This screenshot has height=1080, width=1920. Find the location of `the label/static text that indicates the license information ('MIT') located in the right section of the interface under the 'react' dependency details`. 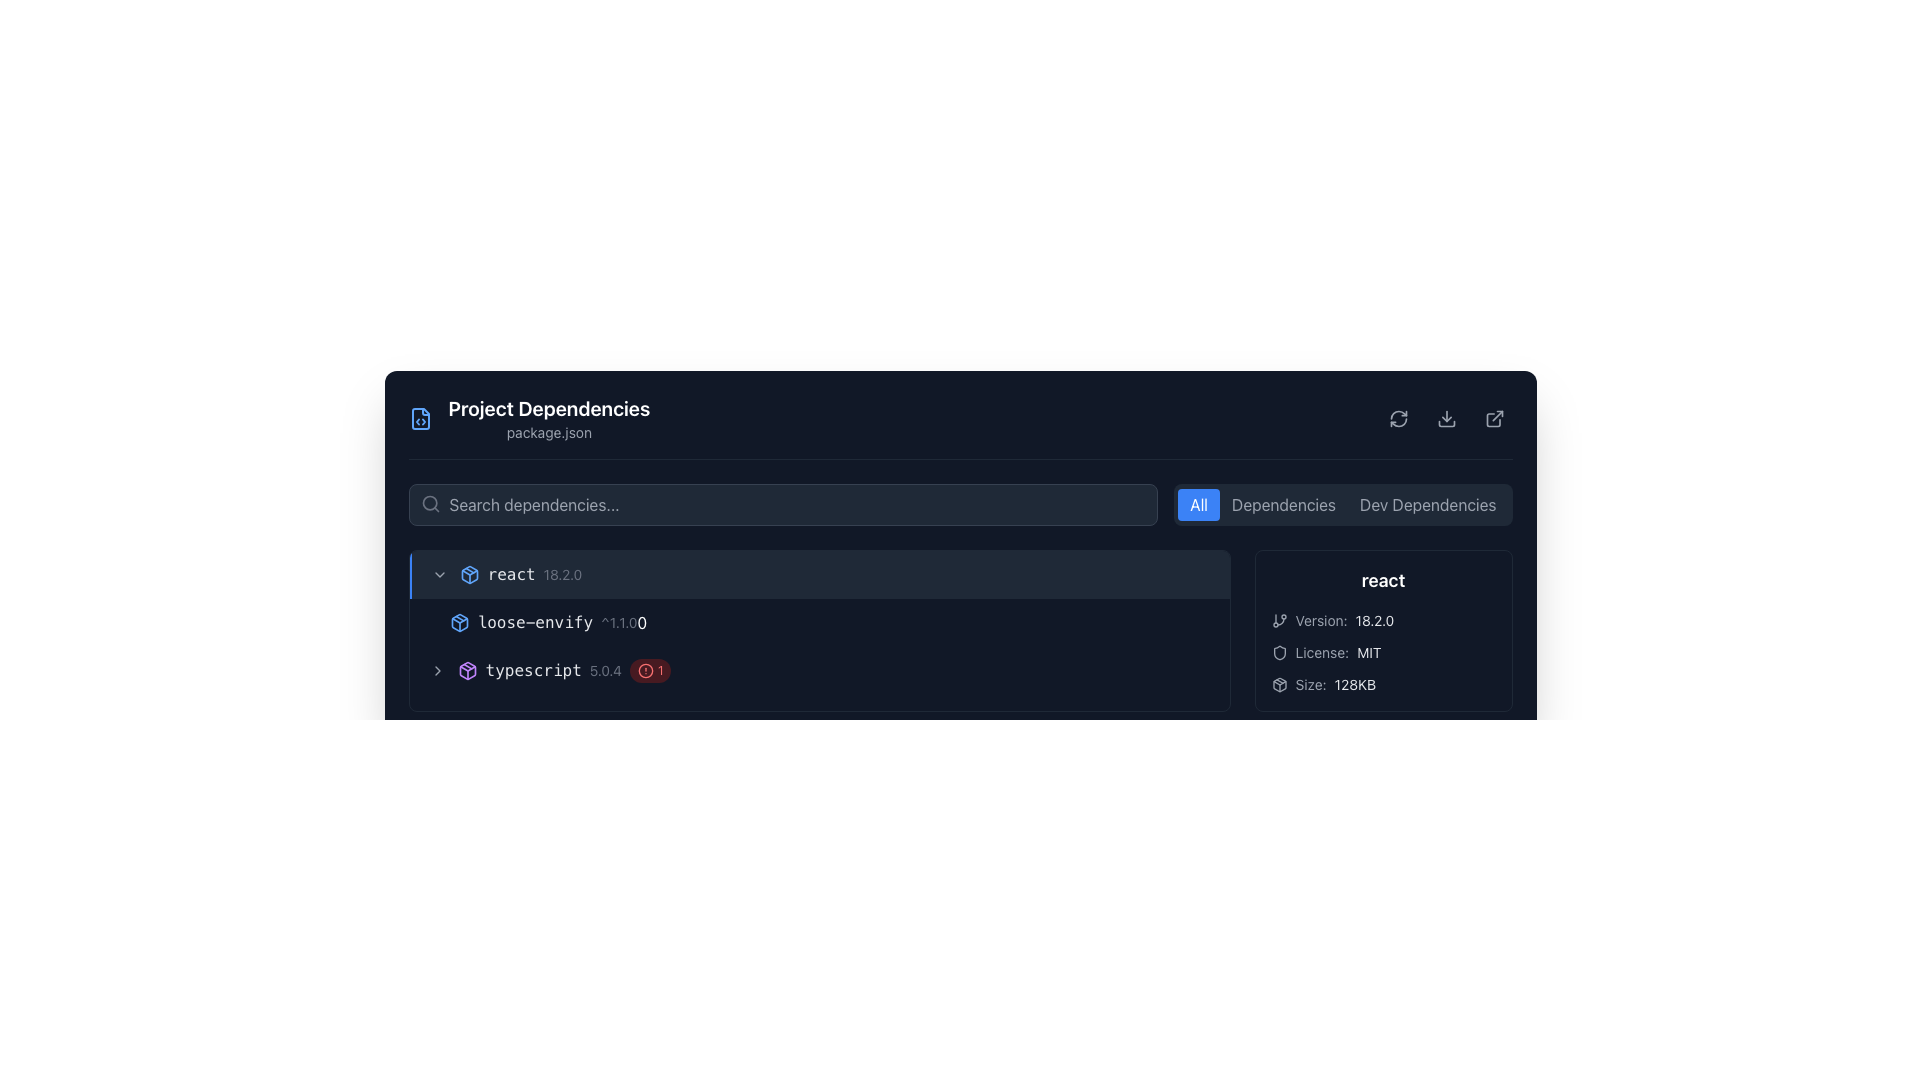

the label/static text that indicates the license information ('MIT') located in the right section of the interface under the 'react' dependency details is located at coordinates (1322, 652).